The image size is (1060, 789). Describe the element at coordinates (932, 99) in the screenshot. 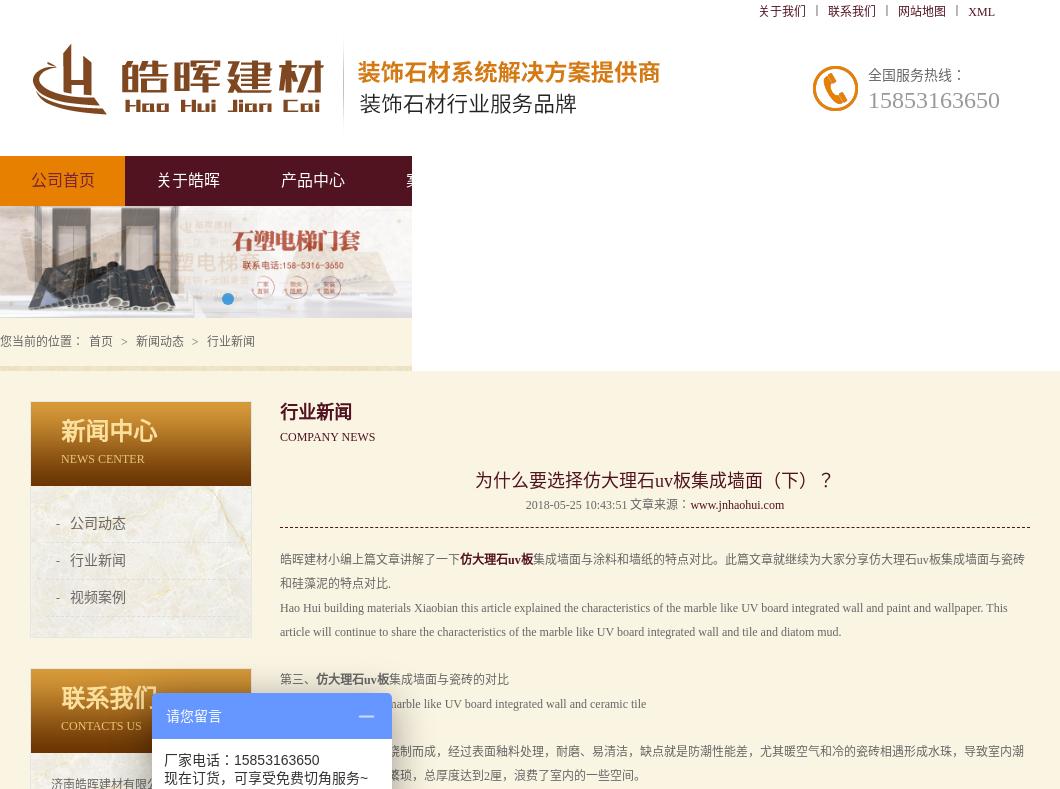

I see `'15853163650'` at that location.